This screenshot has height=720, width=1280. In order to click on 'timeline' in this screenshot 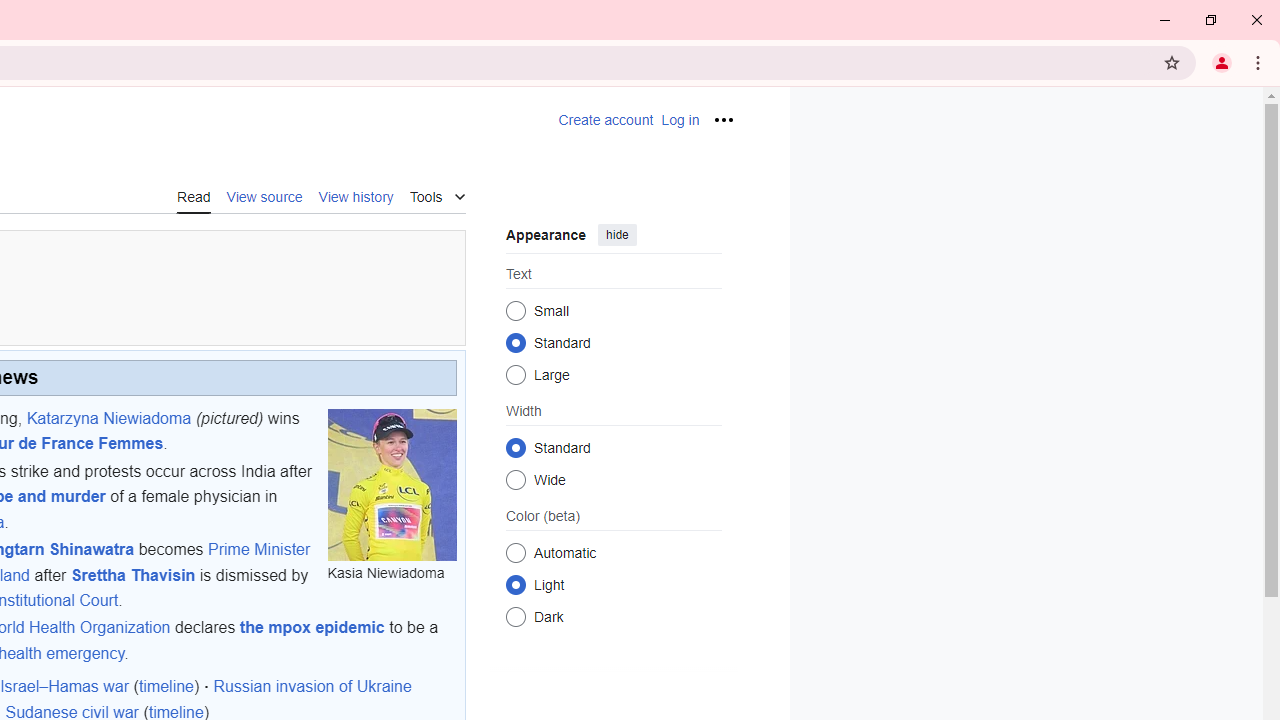, I will do `click(166, 686)`.